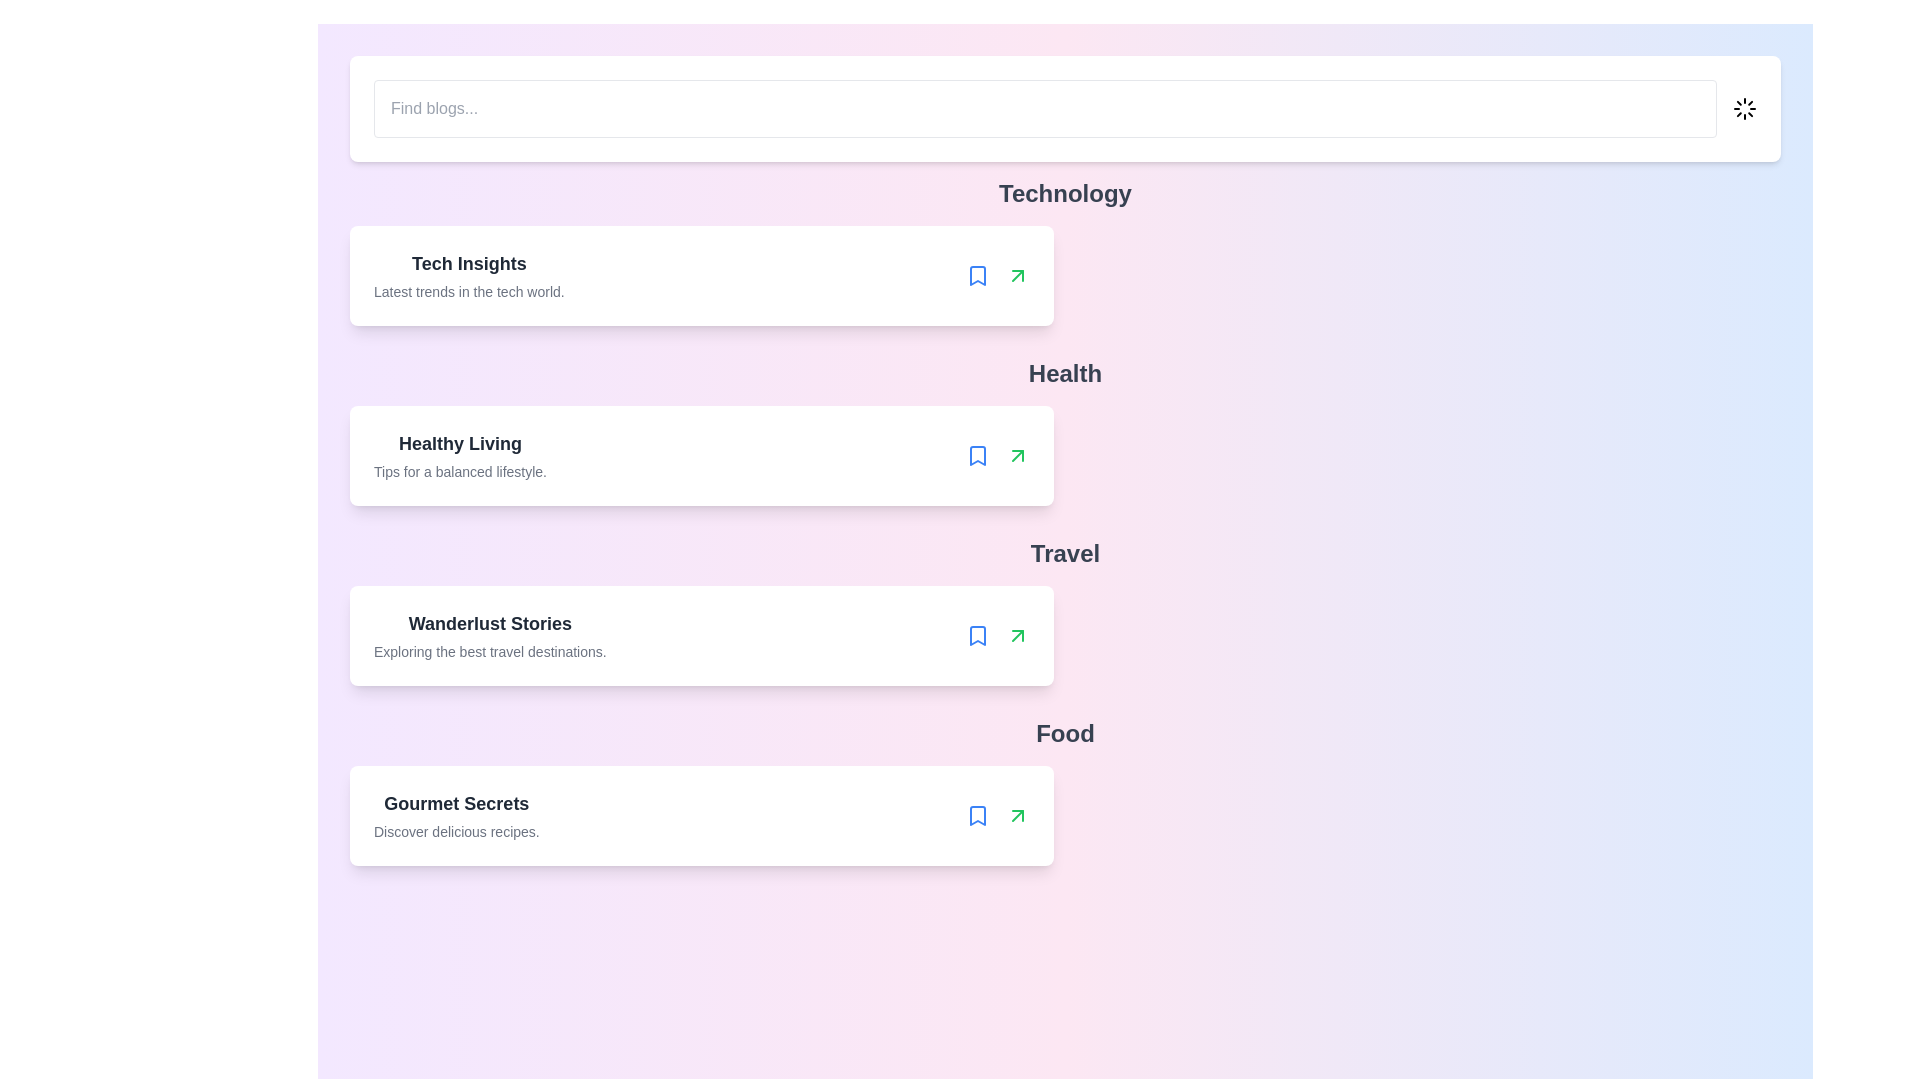  What do you see at coordinates (1744, 108) in the screenshot?
I see `the loading spinner icon located to the immediate right of the 'Find blogs...' input field` at bounding box center [1744, 108].